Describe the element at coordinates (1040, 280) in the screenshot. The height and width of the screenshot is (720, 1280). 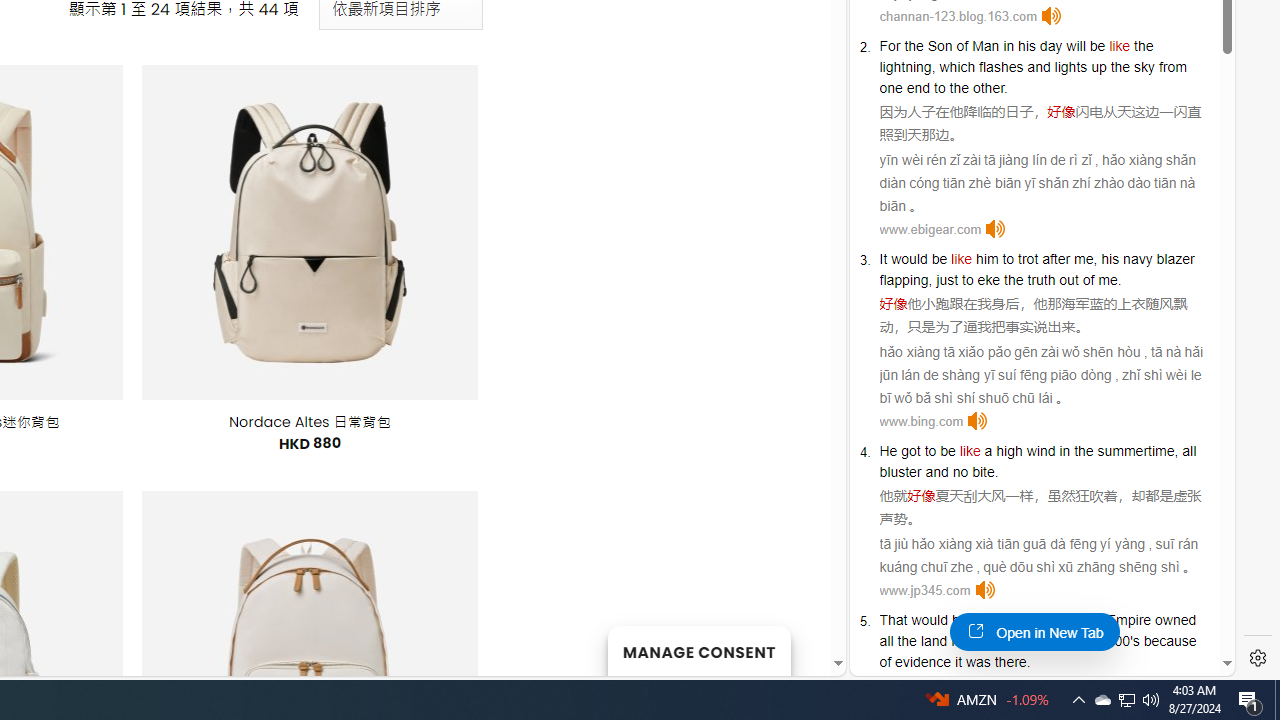
I see `'truth'` at that location.